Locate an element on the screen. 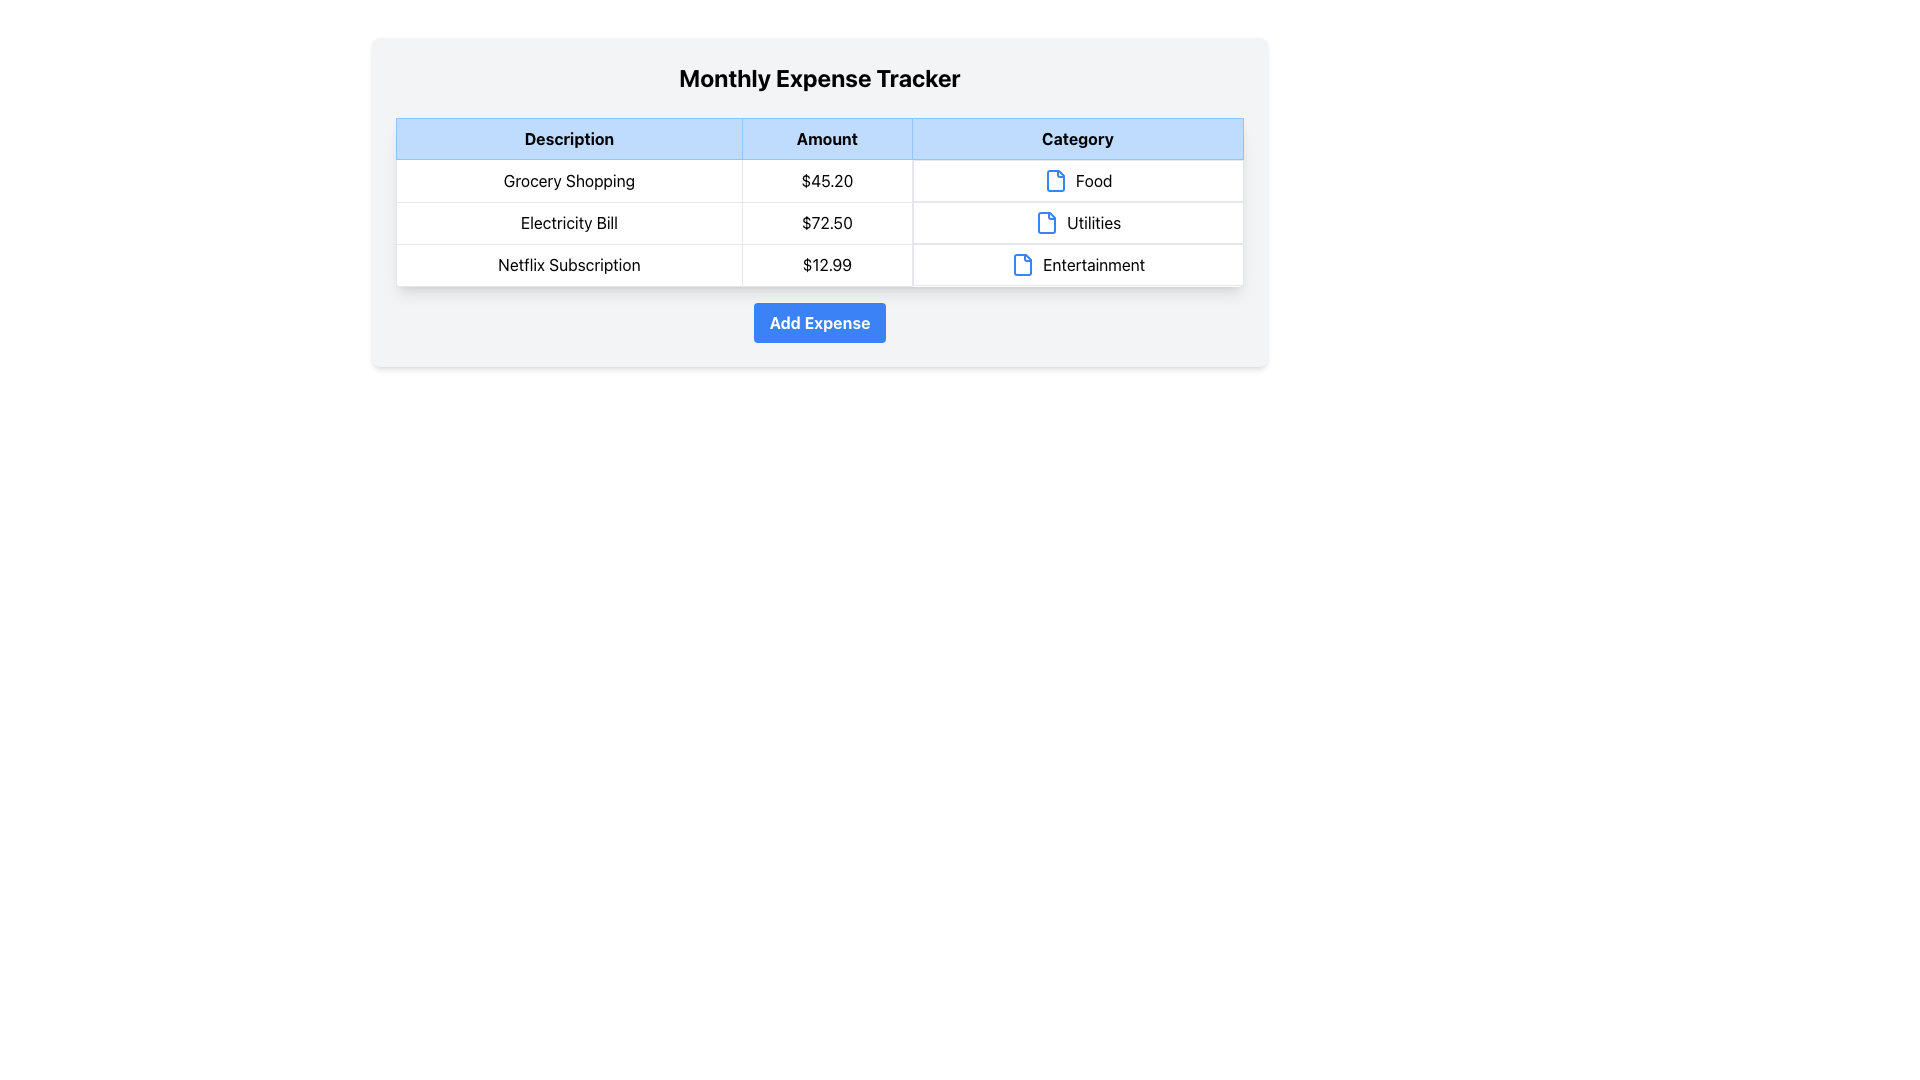 The width and height of the screenshot is (1920, 1080). the first row of the expense data in the expense tracker, which displays the description, amount spent, and category of the expenditure is located at coordinates (820, 180).